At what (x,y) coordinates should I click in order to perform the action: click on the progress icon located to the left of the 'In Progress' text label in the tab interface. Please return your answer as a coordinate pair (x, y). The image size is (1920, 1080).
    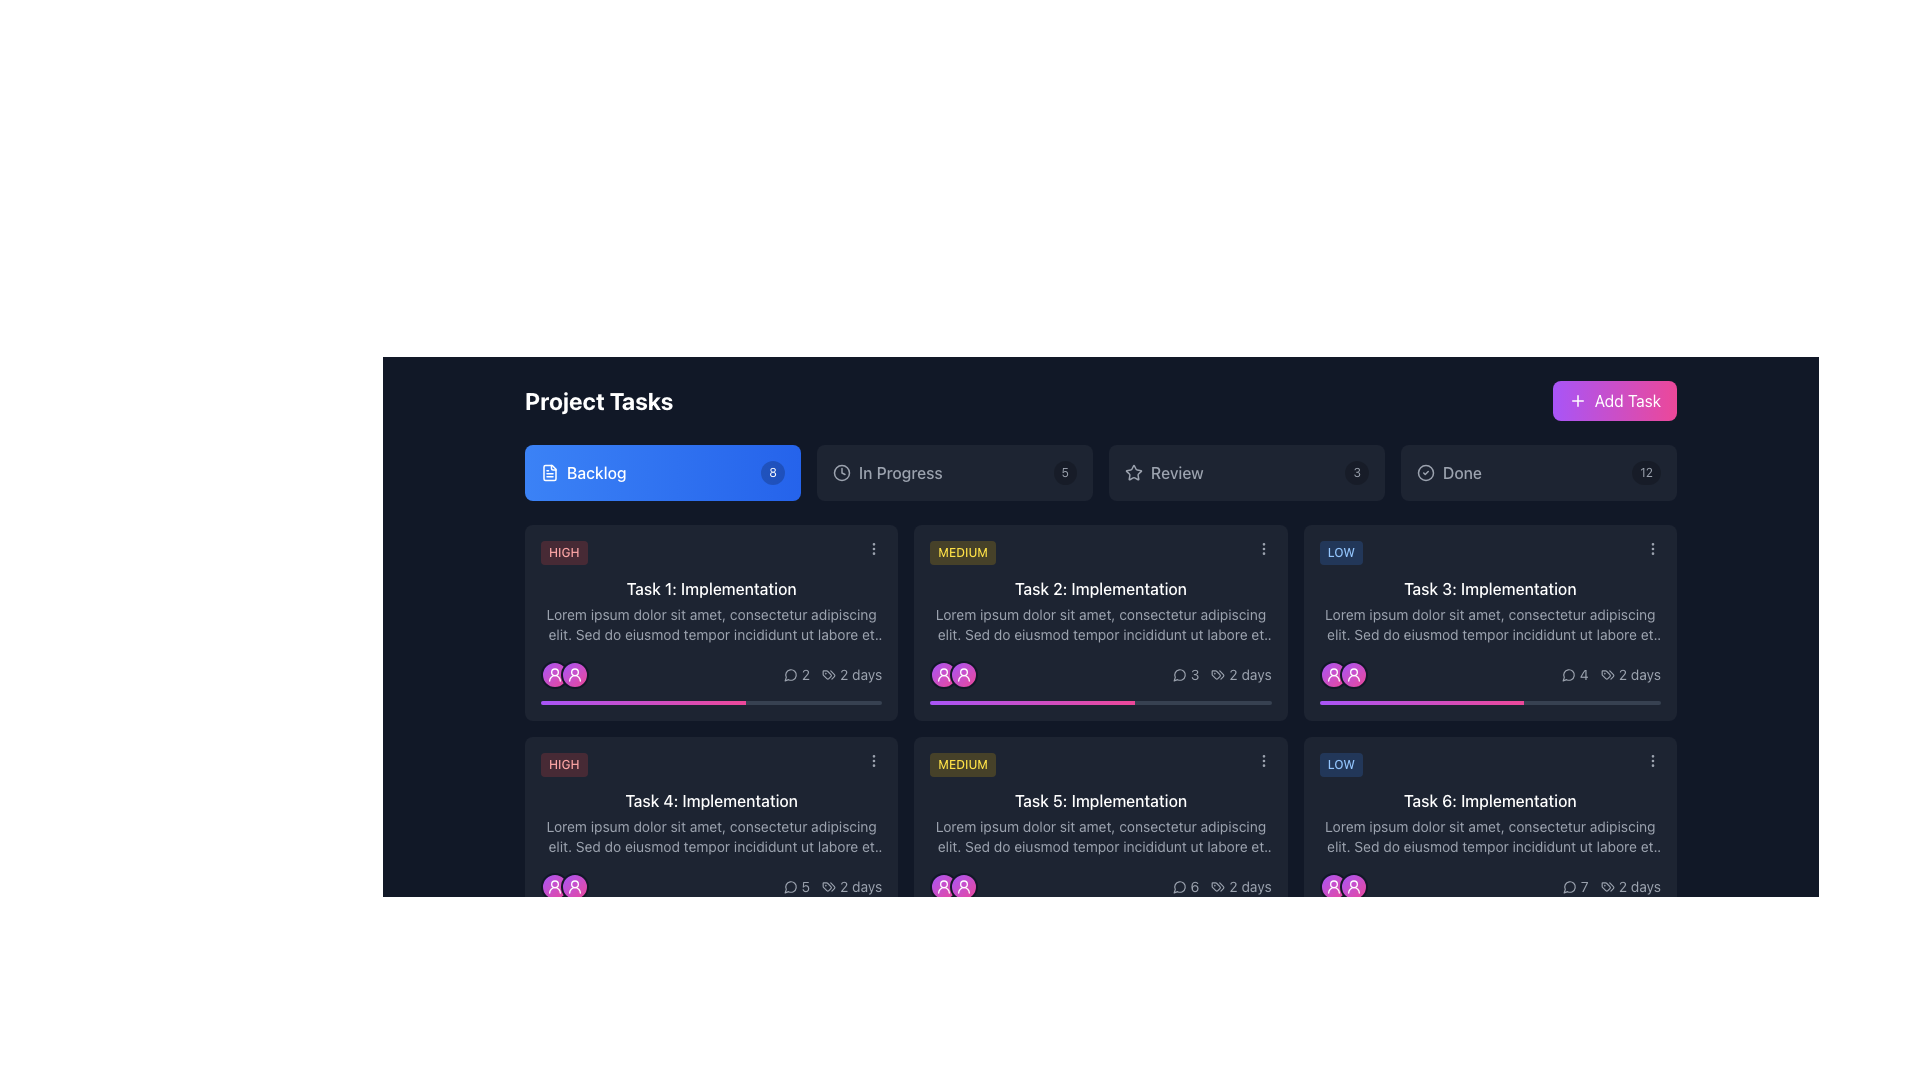
    Looking at the image, I should click on (841, 473).